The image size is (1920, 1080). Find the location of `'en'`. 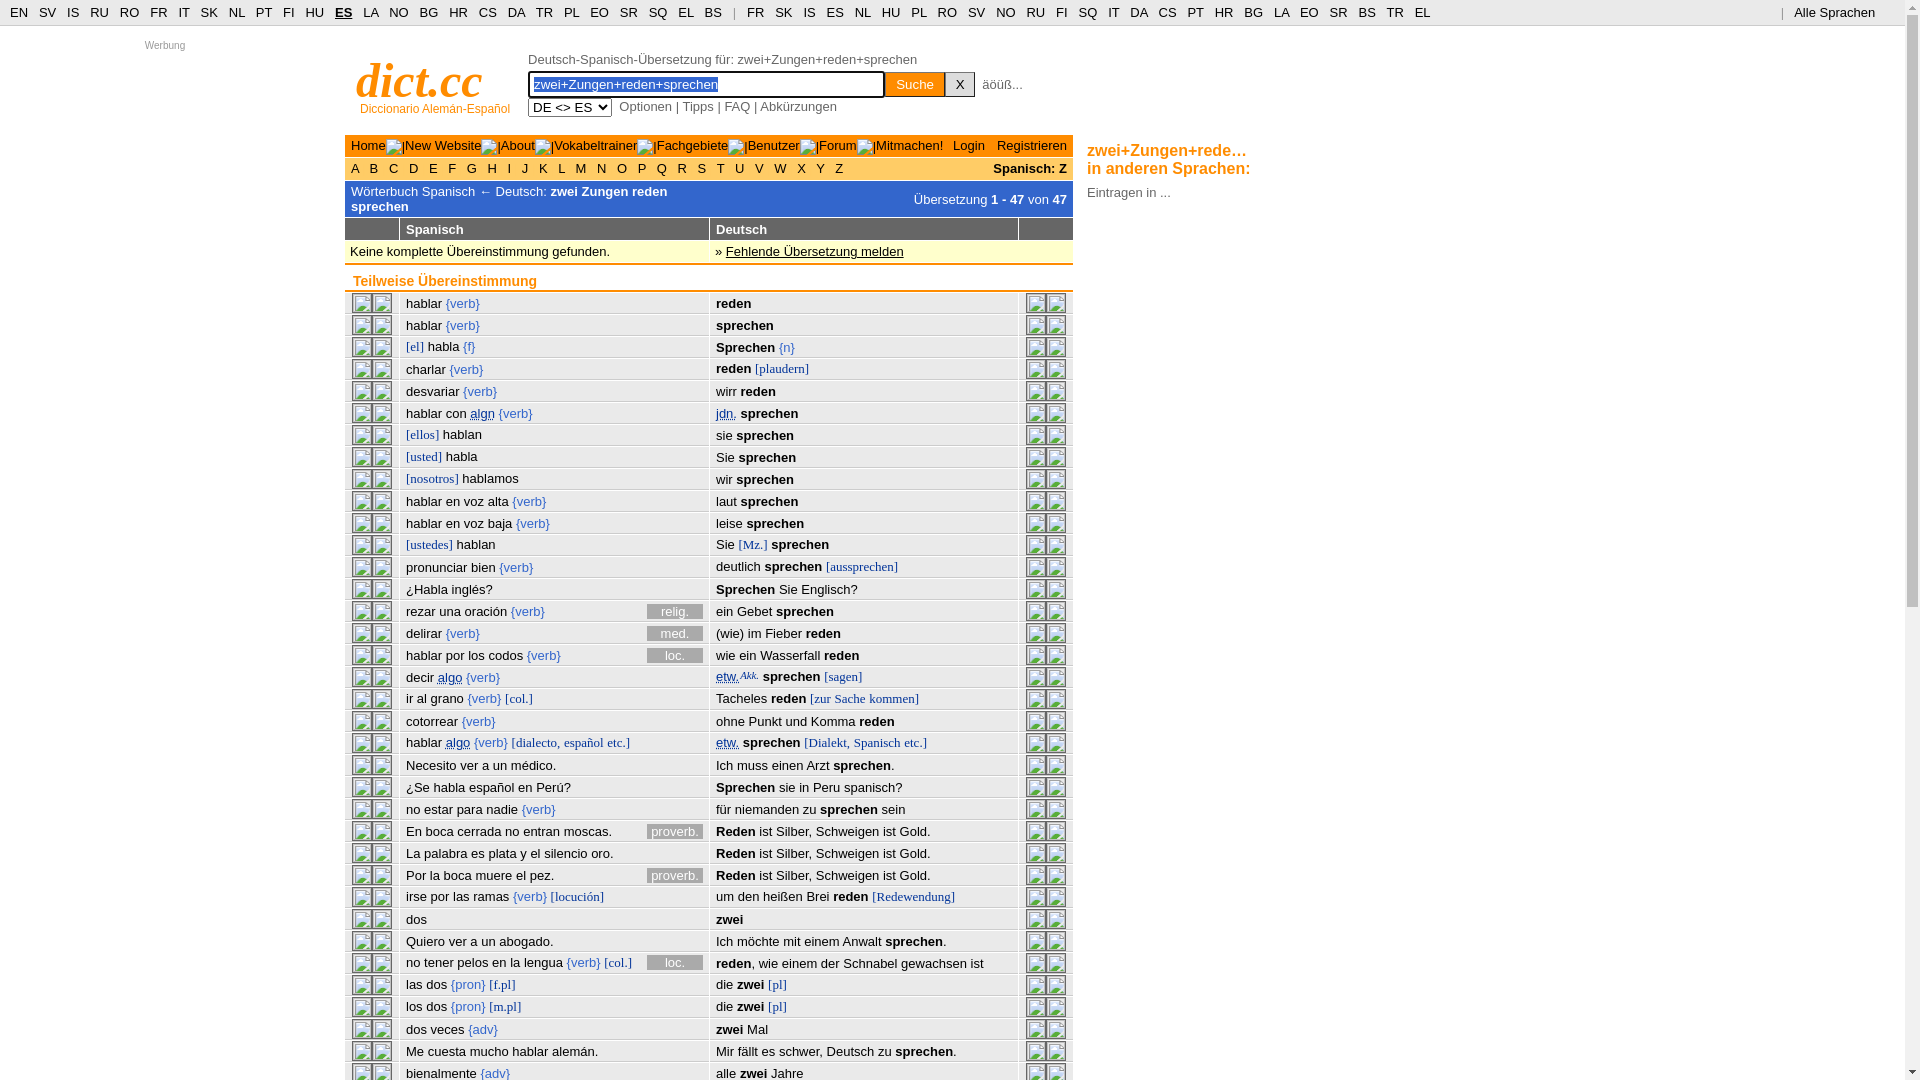

'en' is located at coordinates (451, 522).